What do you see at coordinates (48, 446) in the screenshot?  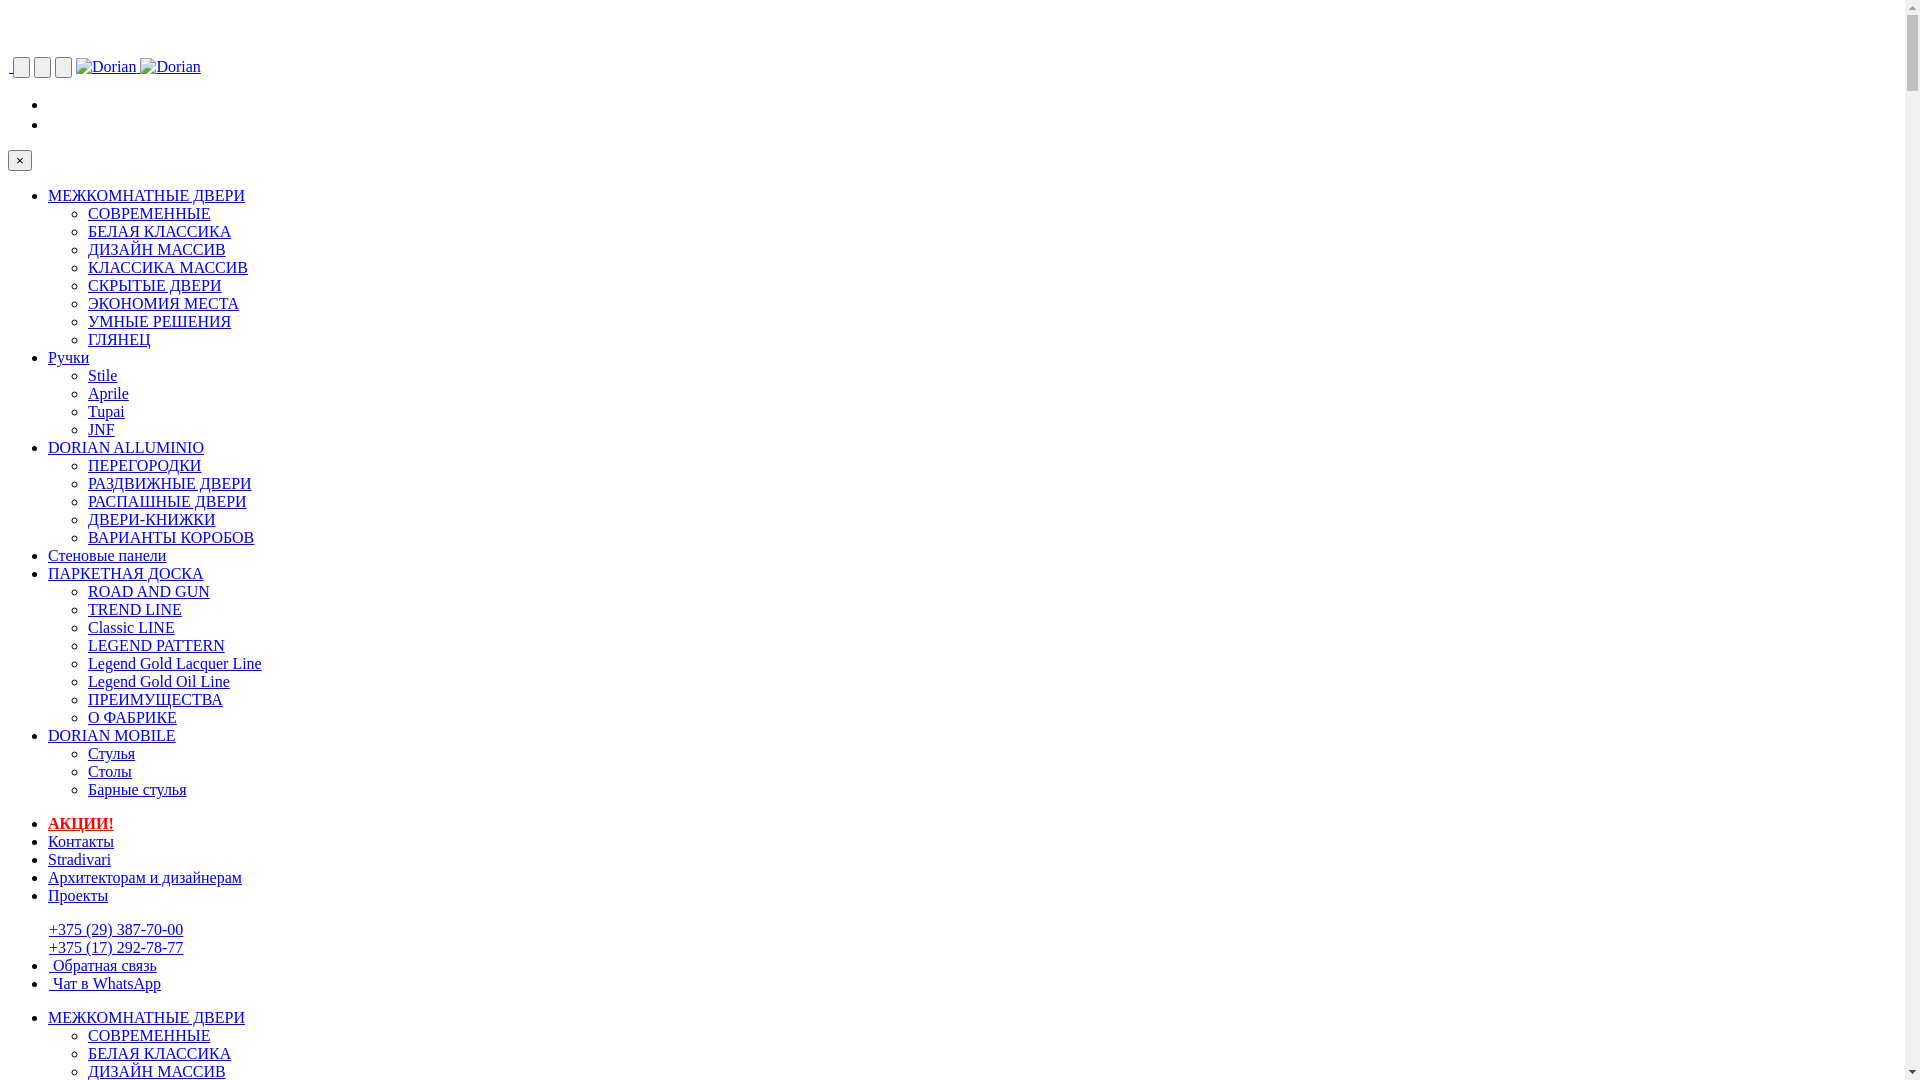 I see `'DORIAN ALLUMINIO'` at bounding box center [48, 446].